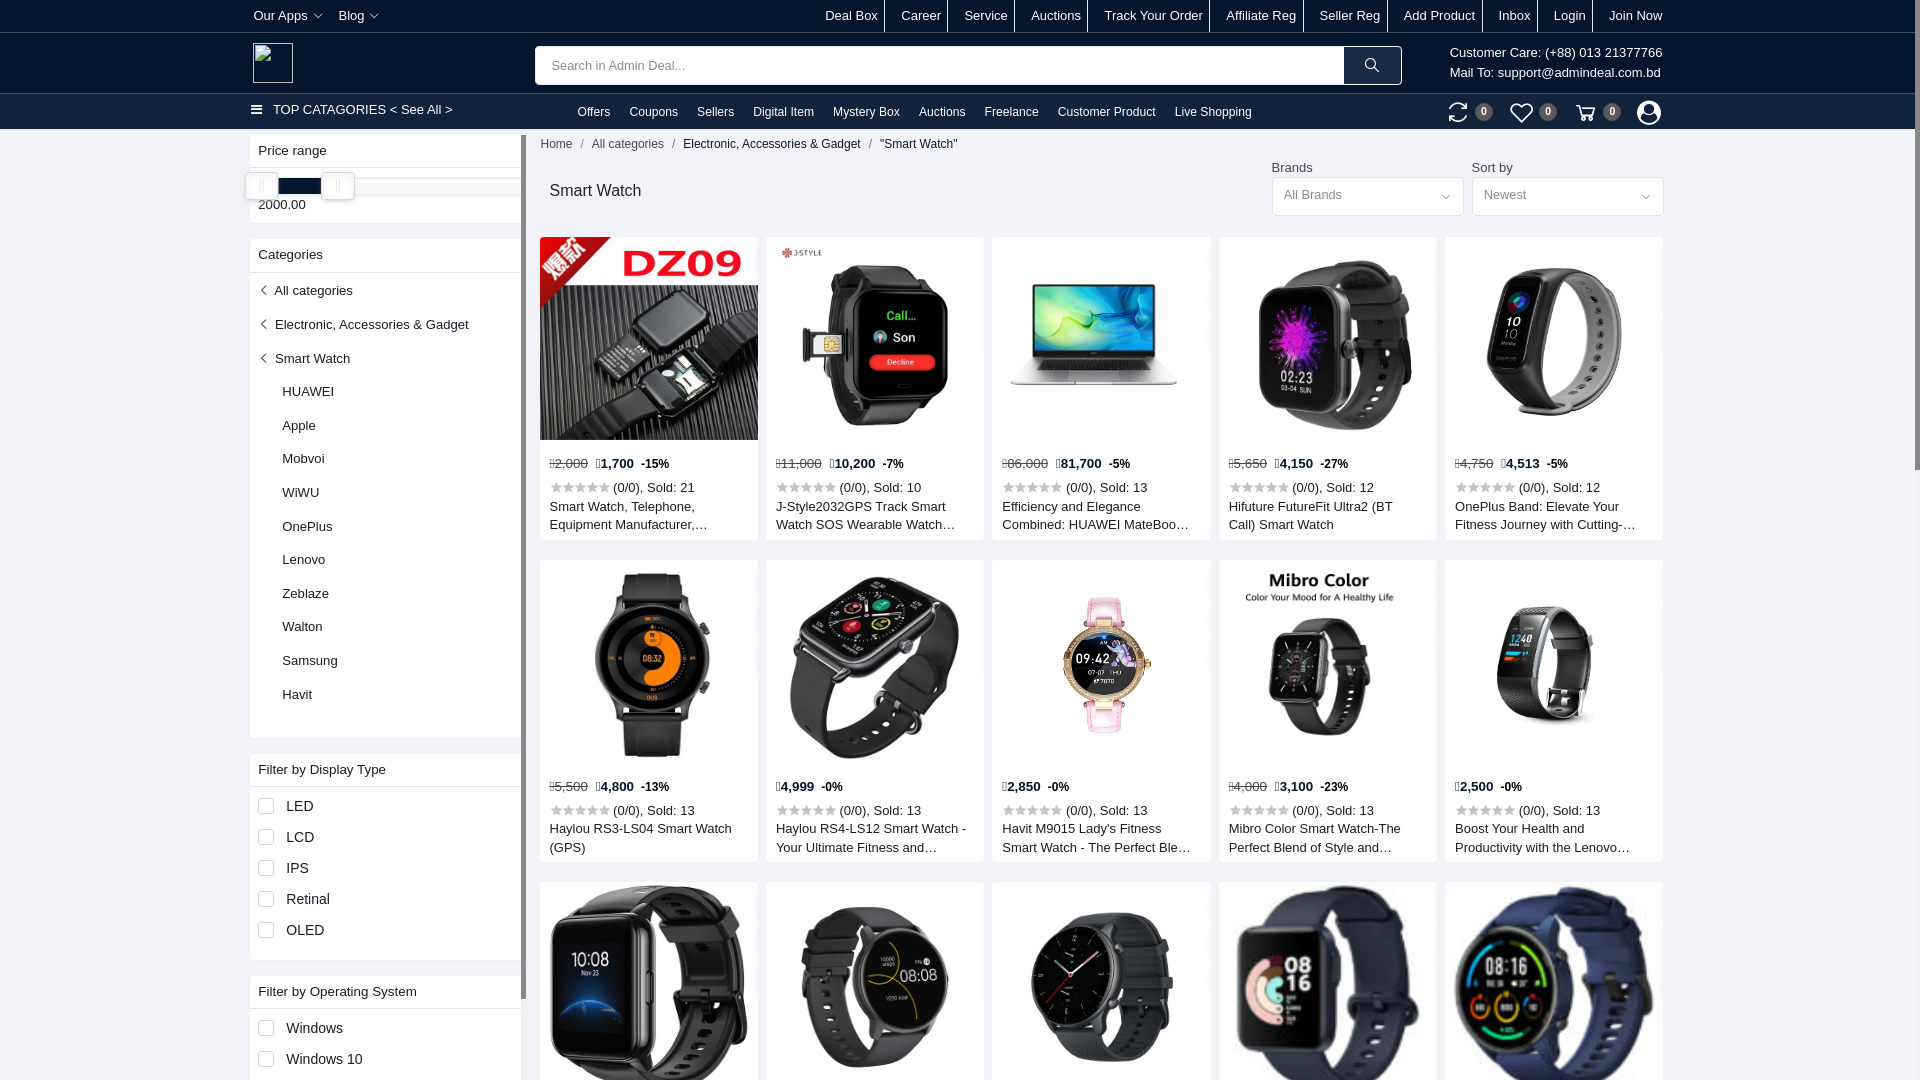 This screenshot has width=1920, height=1080. I want to click on 'Haylou RS3-LS04 Smart Watch (GPS)', so click(646, 837).